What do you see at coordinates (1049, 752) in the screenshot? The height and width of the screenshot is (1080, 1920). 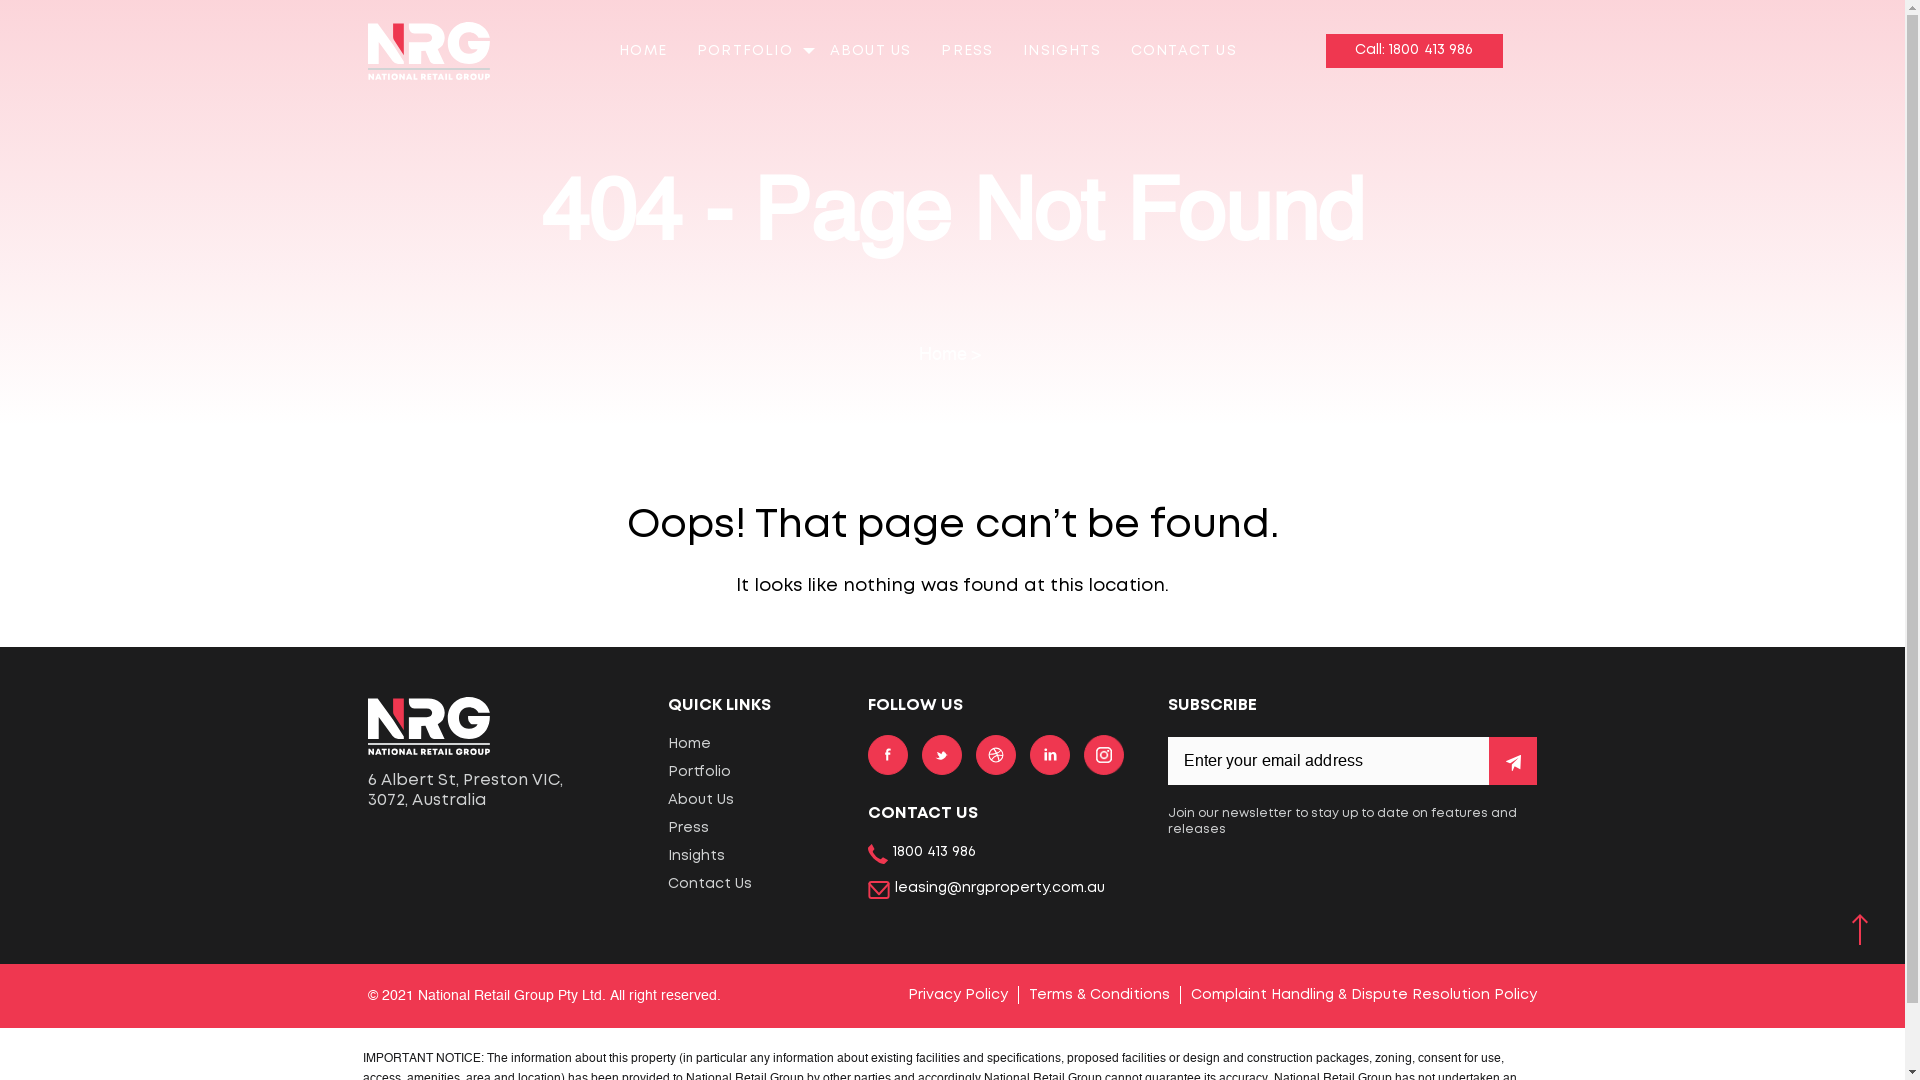 I see `'Linked-In'` at bounding box center [1049, 752].